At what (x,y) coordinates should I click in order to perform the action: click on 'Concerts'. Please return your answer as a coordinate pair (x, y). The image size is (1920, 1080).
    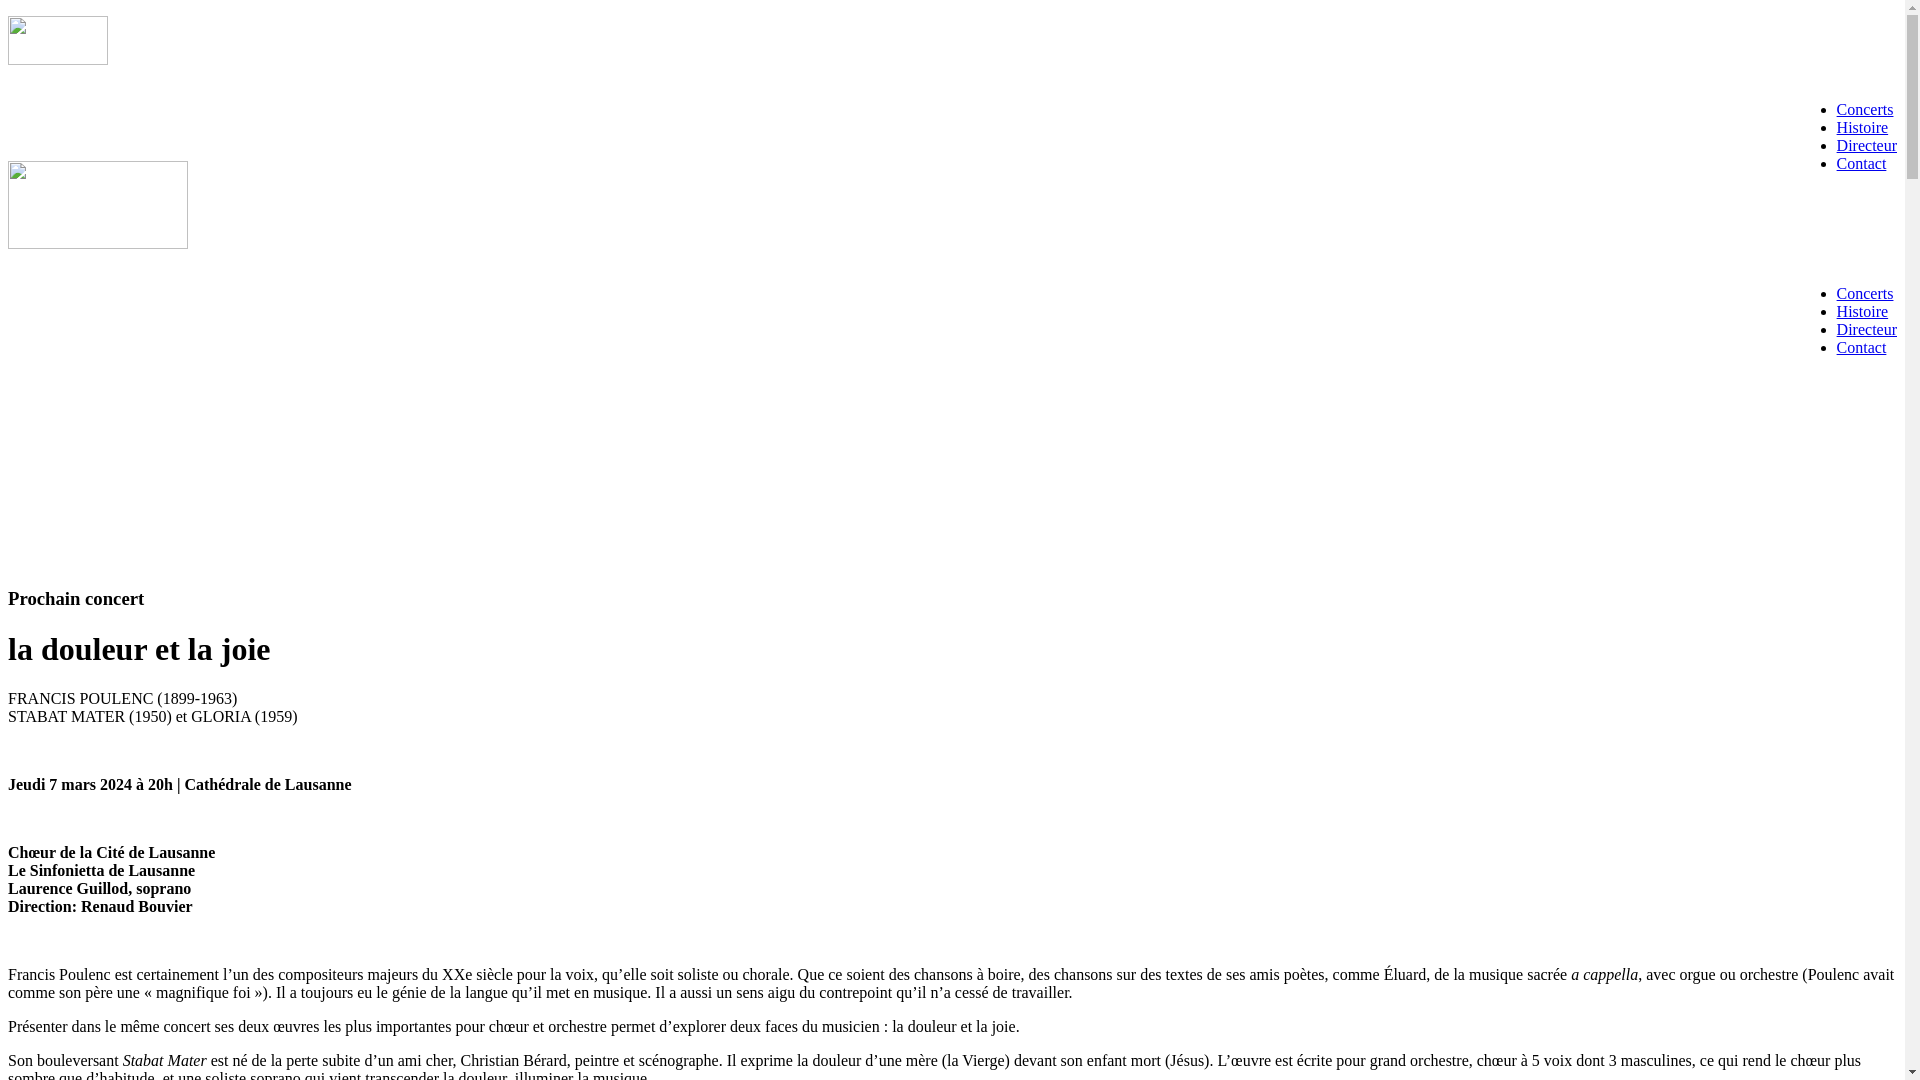
    Looking at the image, I should click on (1864, 293).